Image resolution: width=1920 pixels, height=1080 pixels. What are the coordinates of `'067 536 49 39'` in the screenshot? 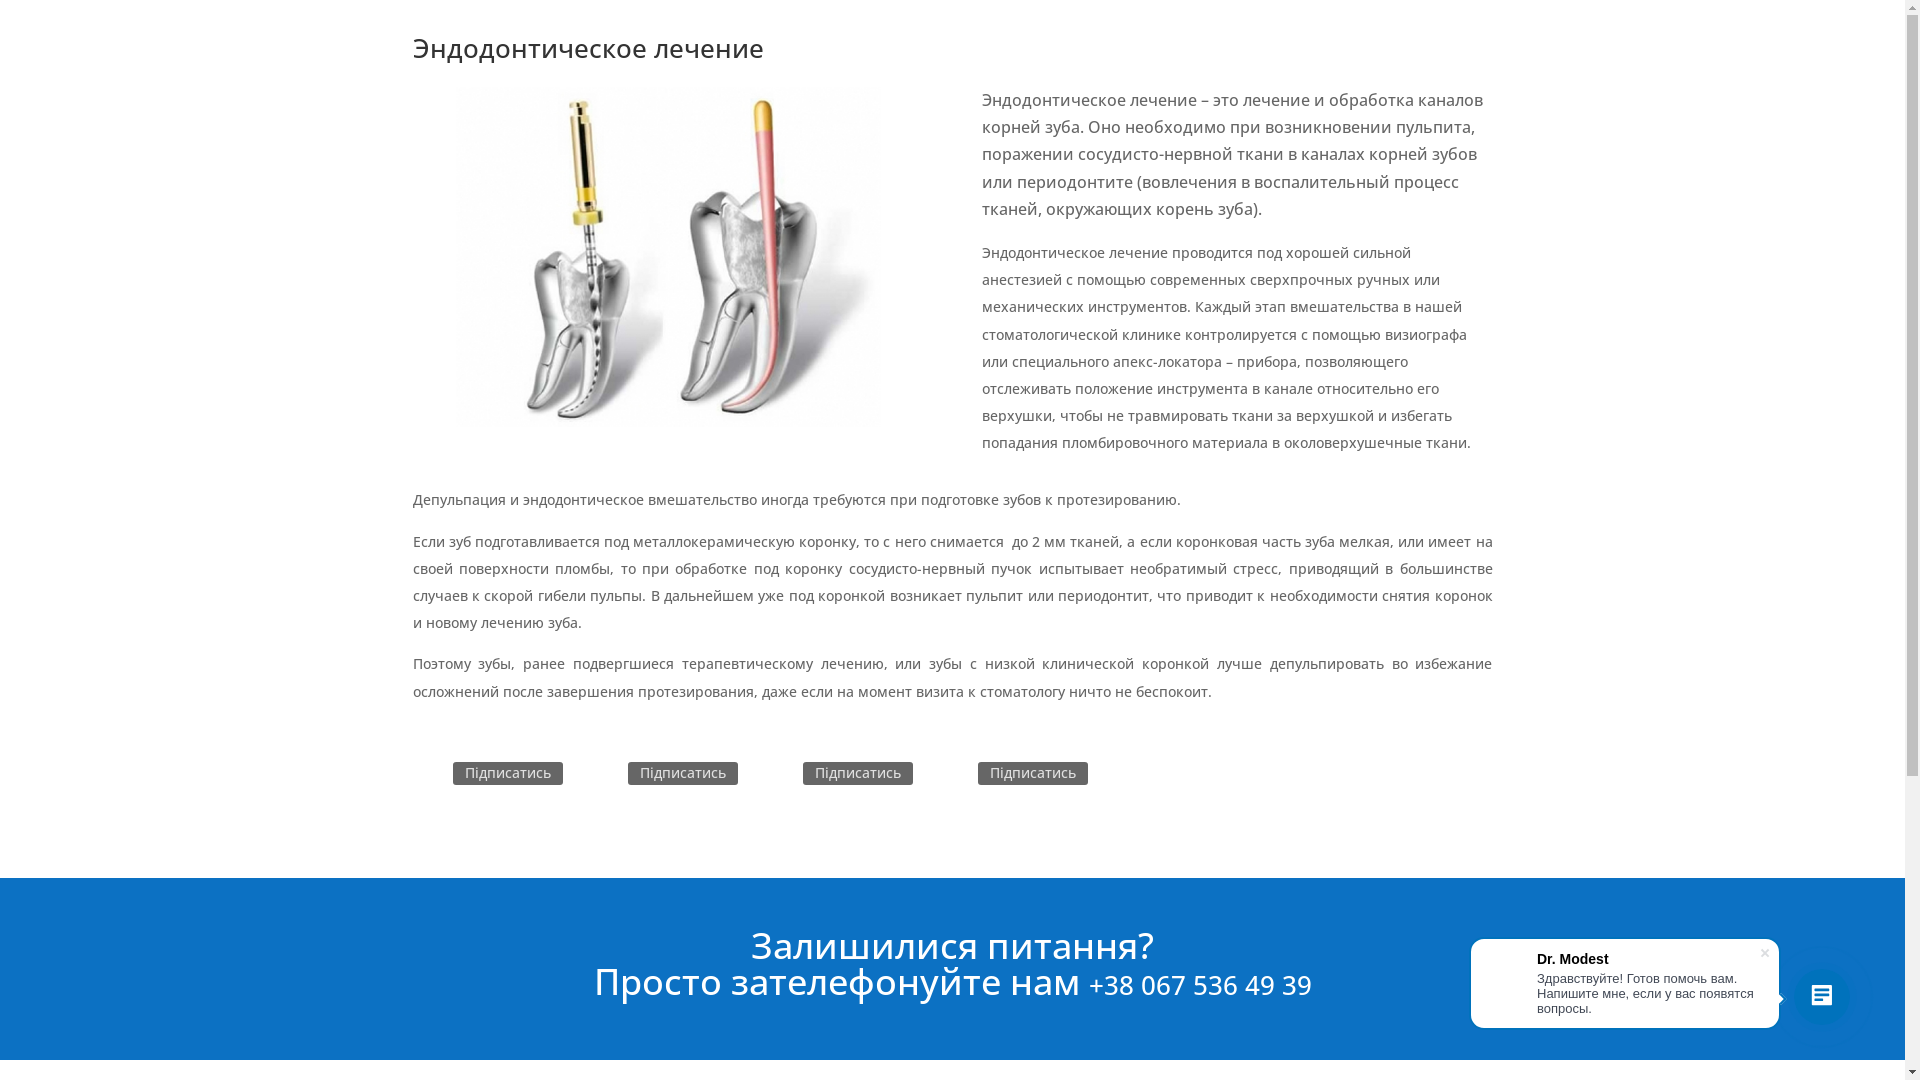 It's located at (1140, 983).